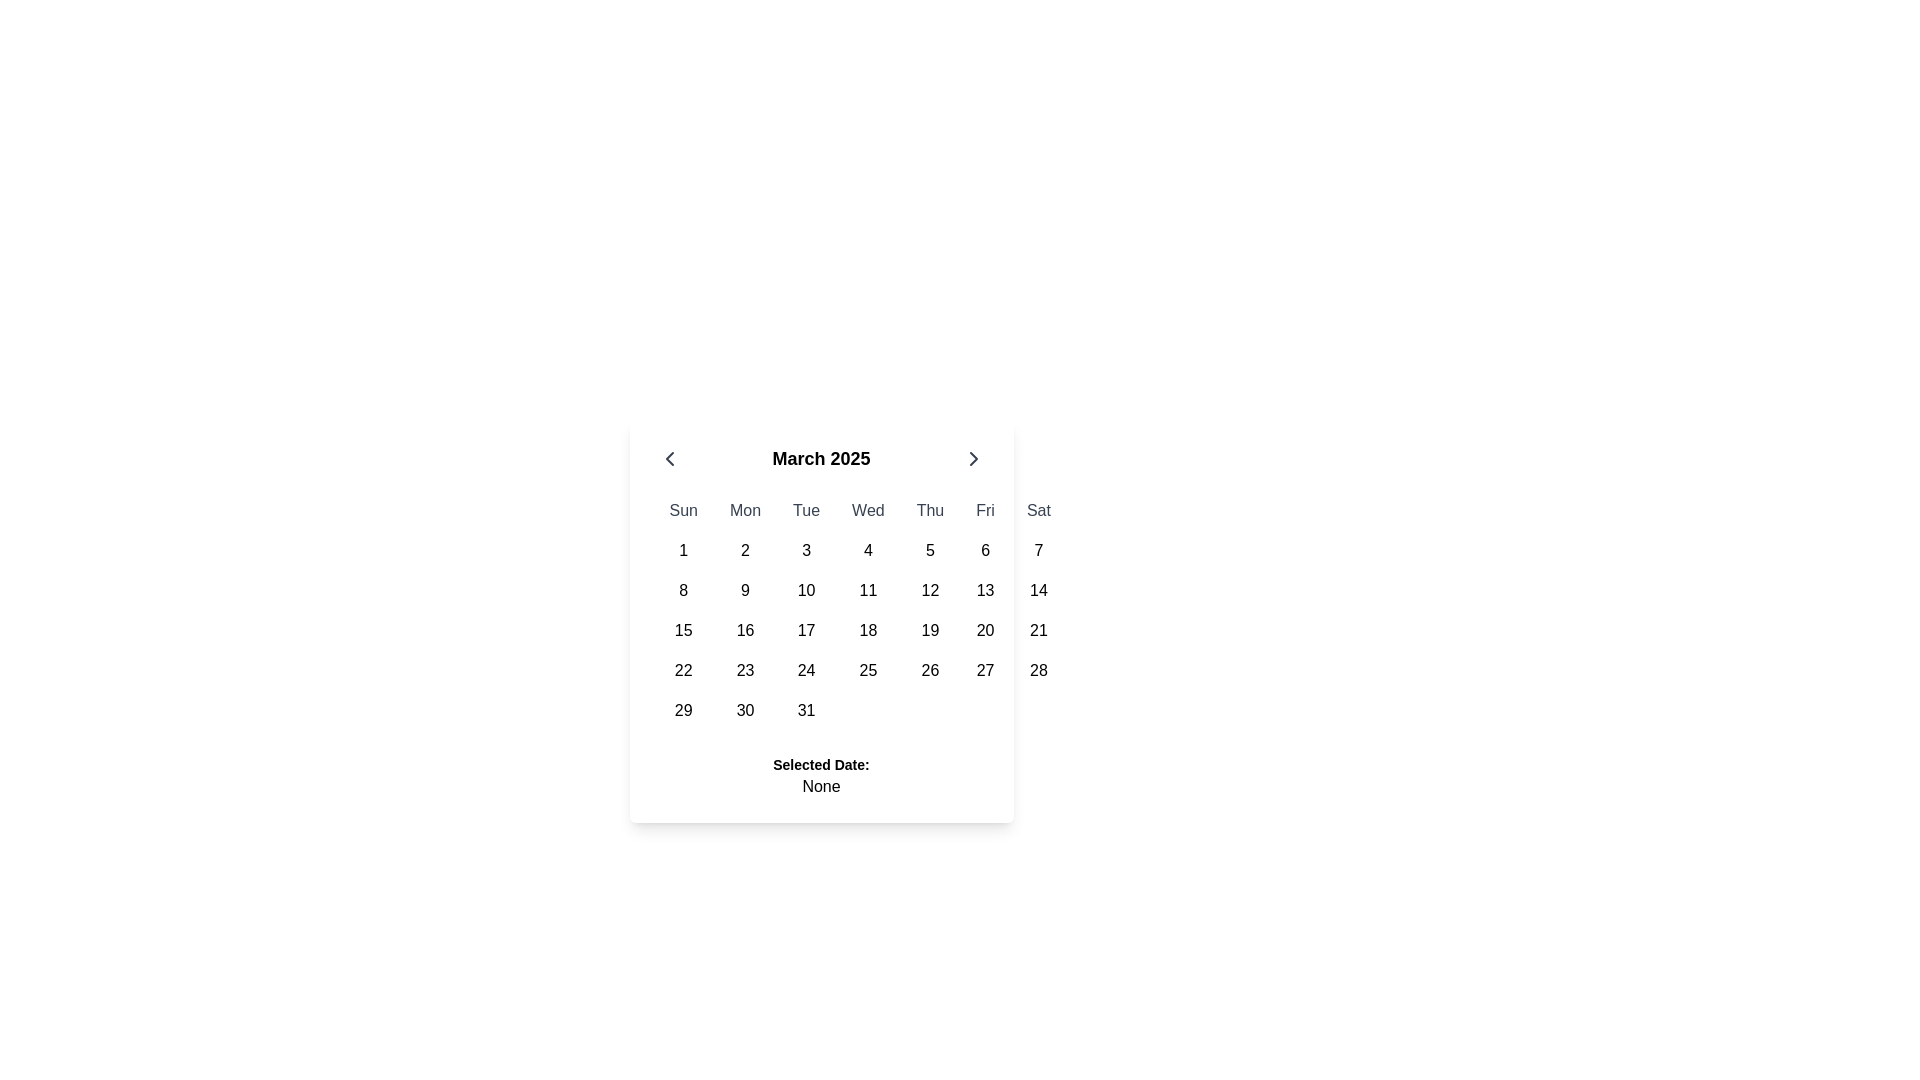 This screenshot has width=1920, height=1080. I want to click on the clickable text item displaying the number '7', so click(1038, 551).